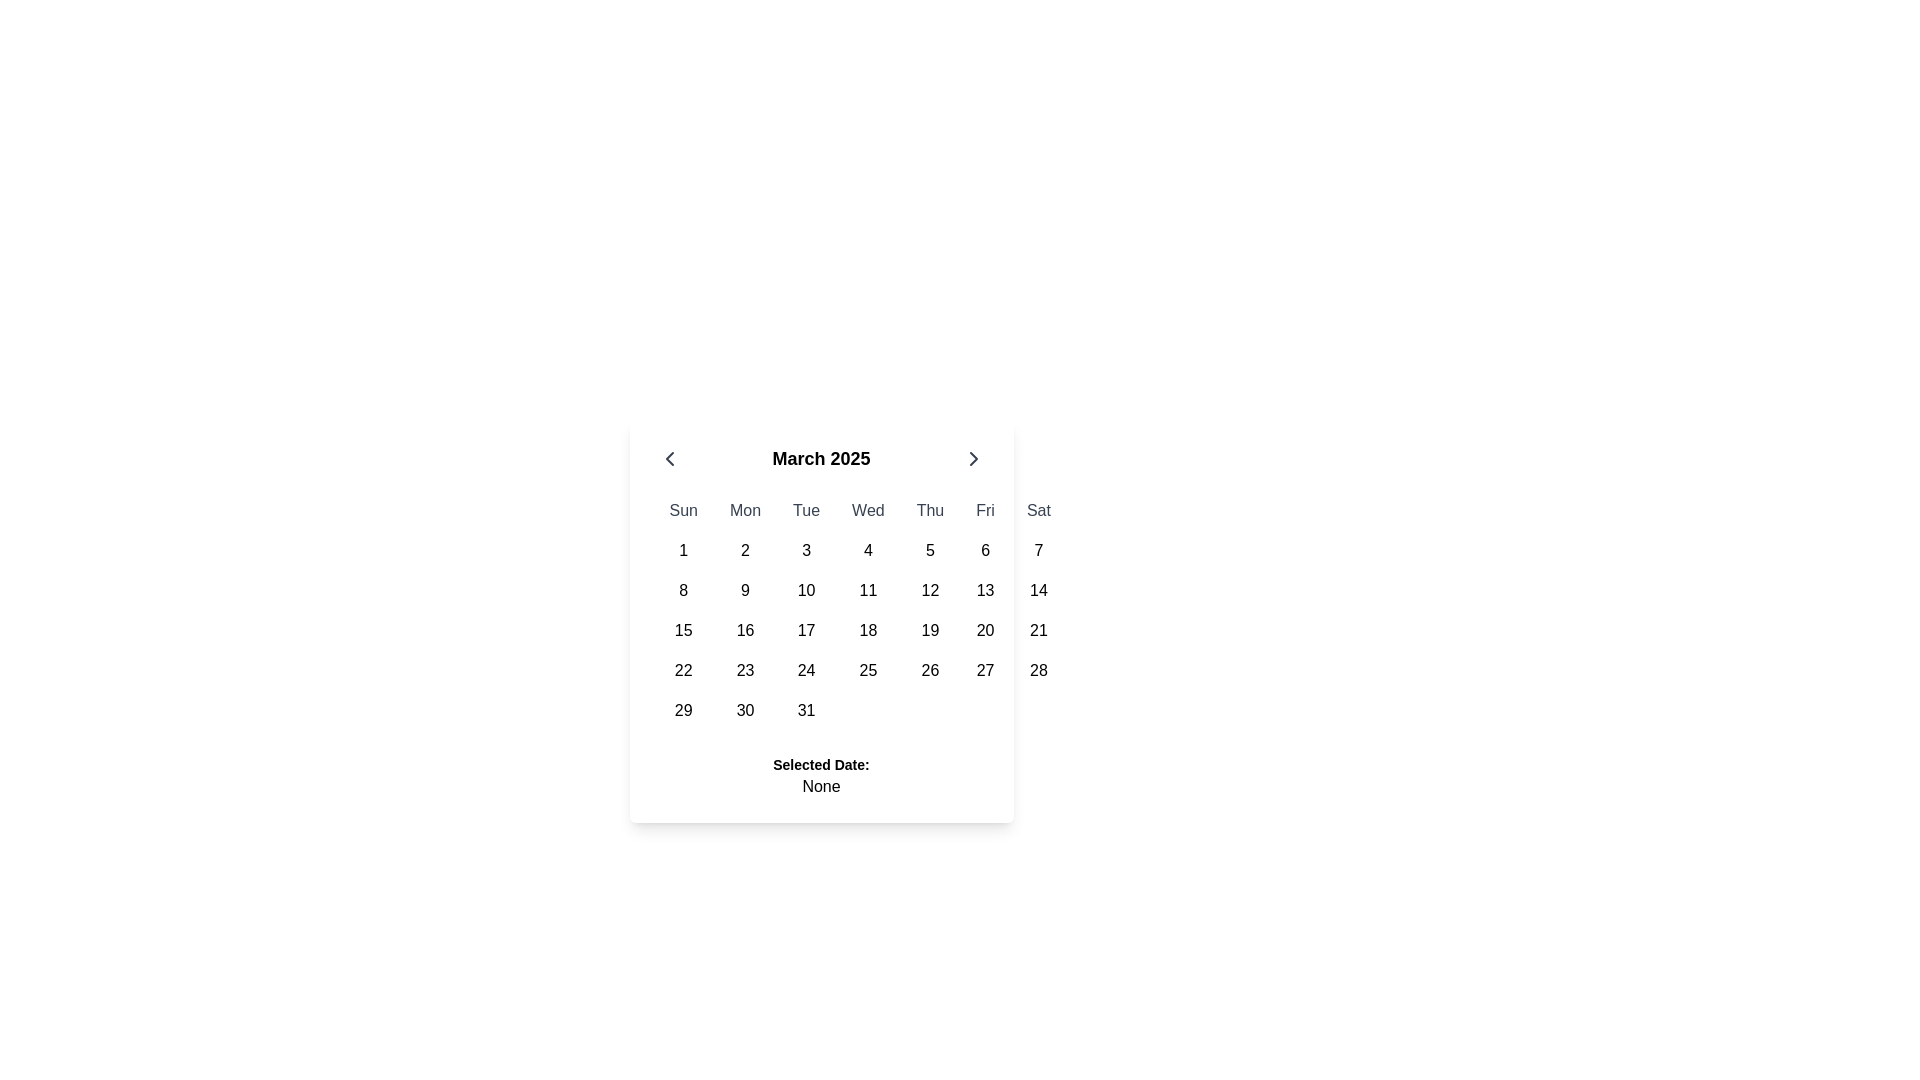 This screenshot has width=1920, height=1080. I want to click on the clickable text item displaying the number '7', so click(1038, 551).